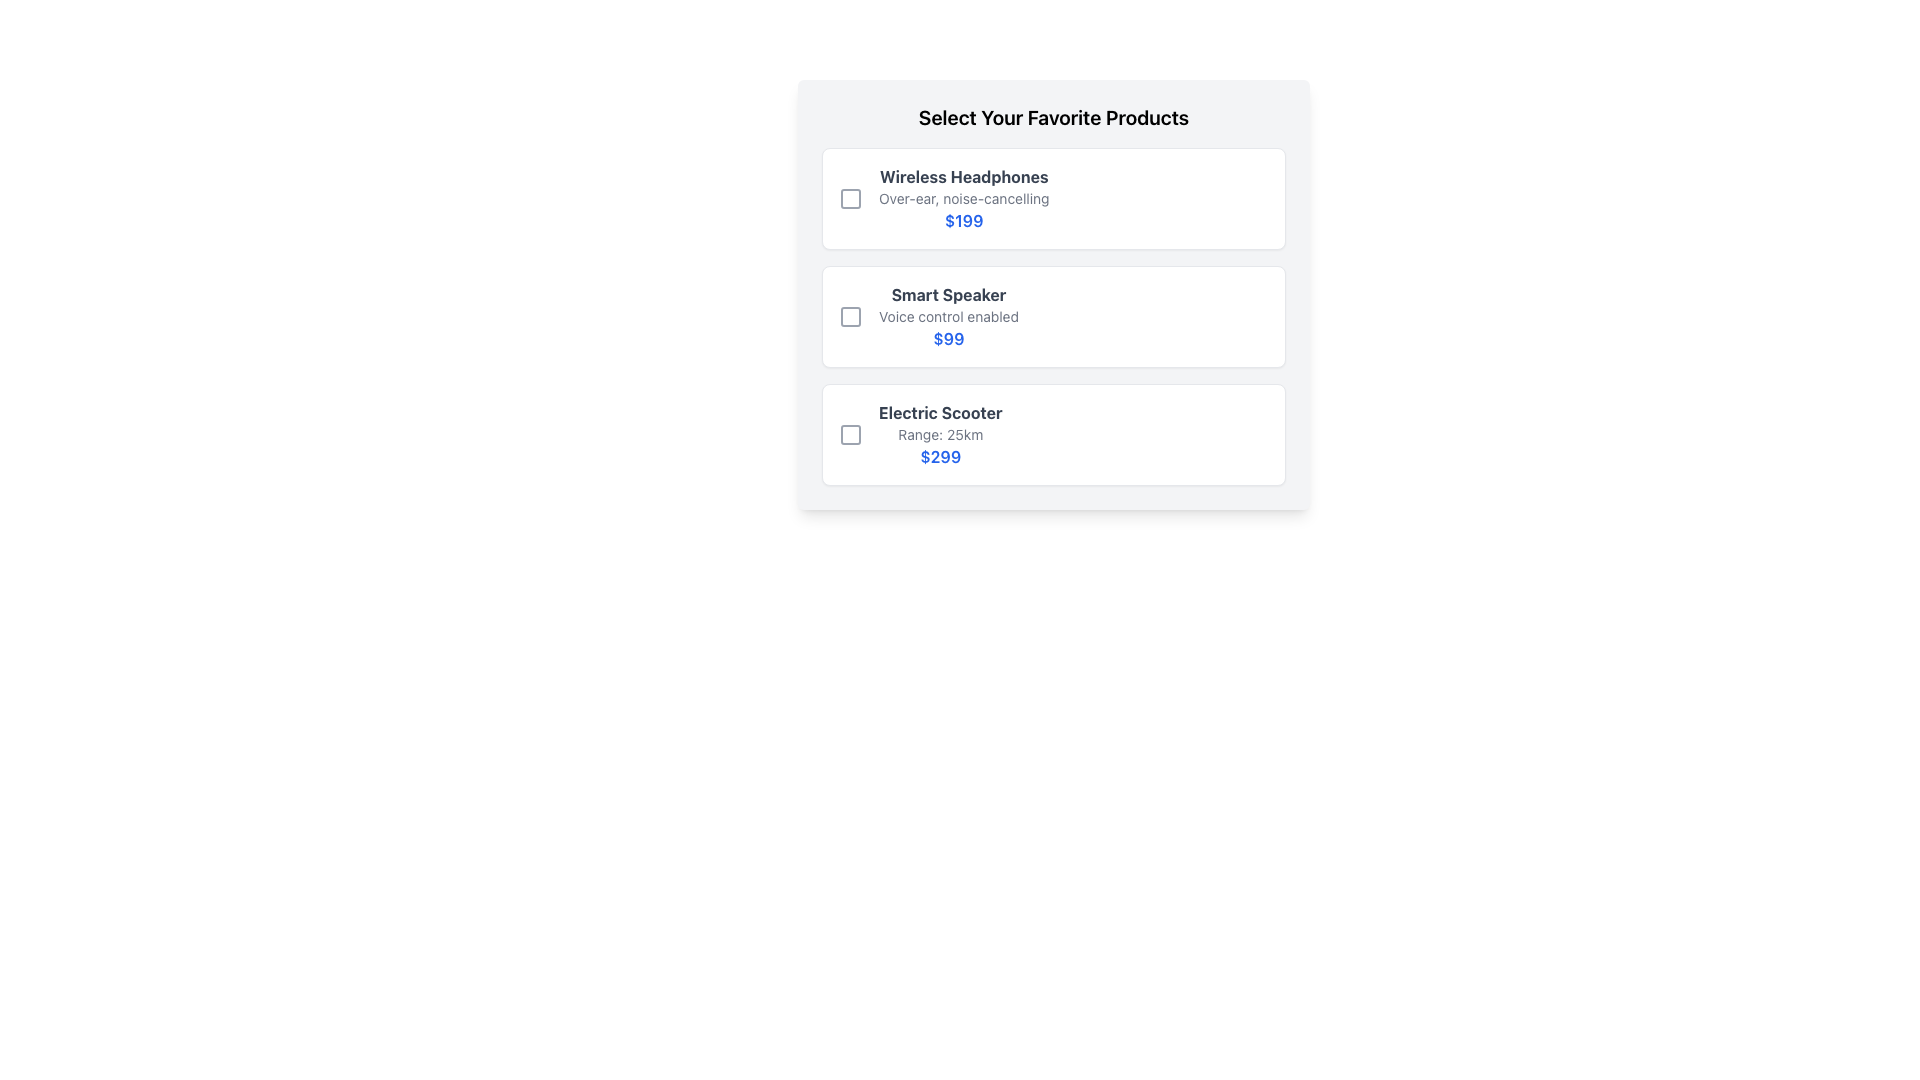  What do you see at coordinates (948, 315) in the screenshot?
I see `information displayed in the text block containing the title, description, and price of the product 'Smart Speaker', which is the second item in a vertical list of products` at bounding box center [948, 315].